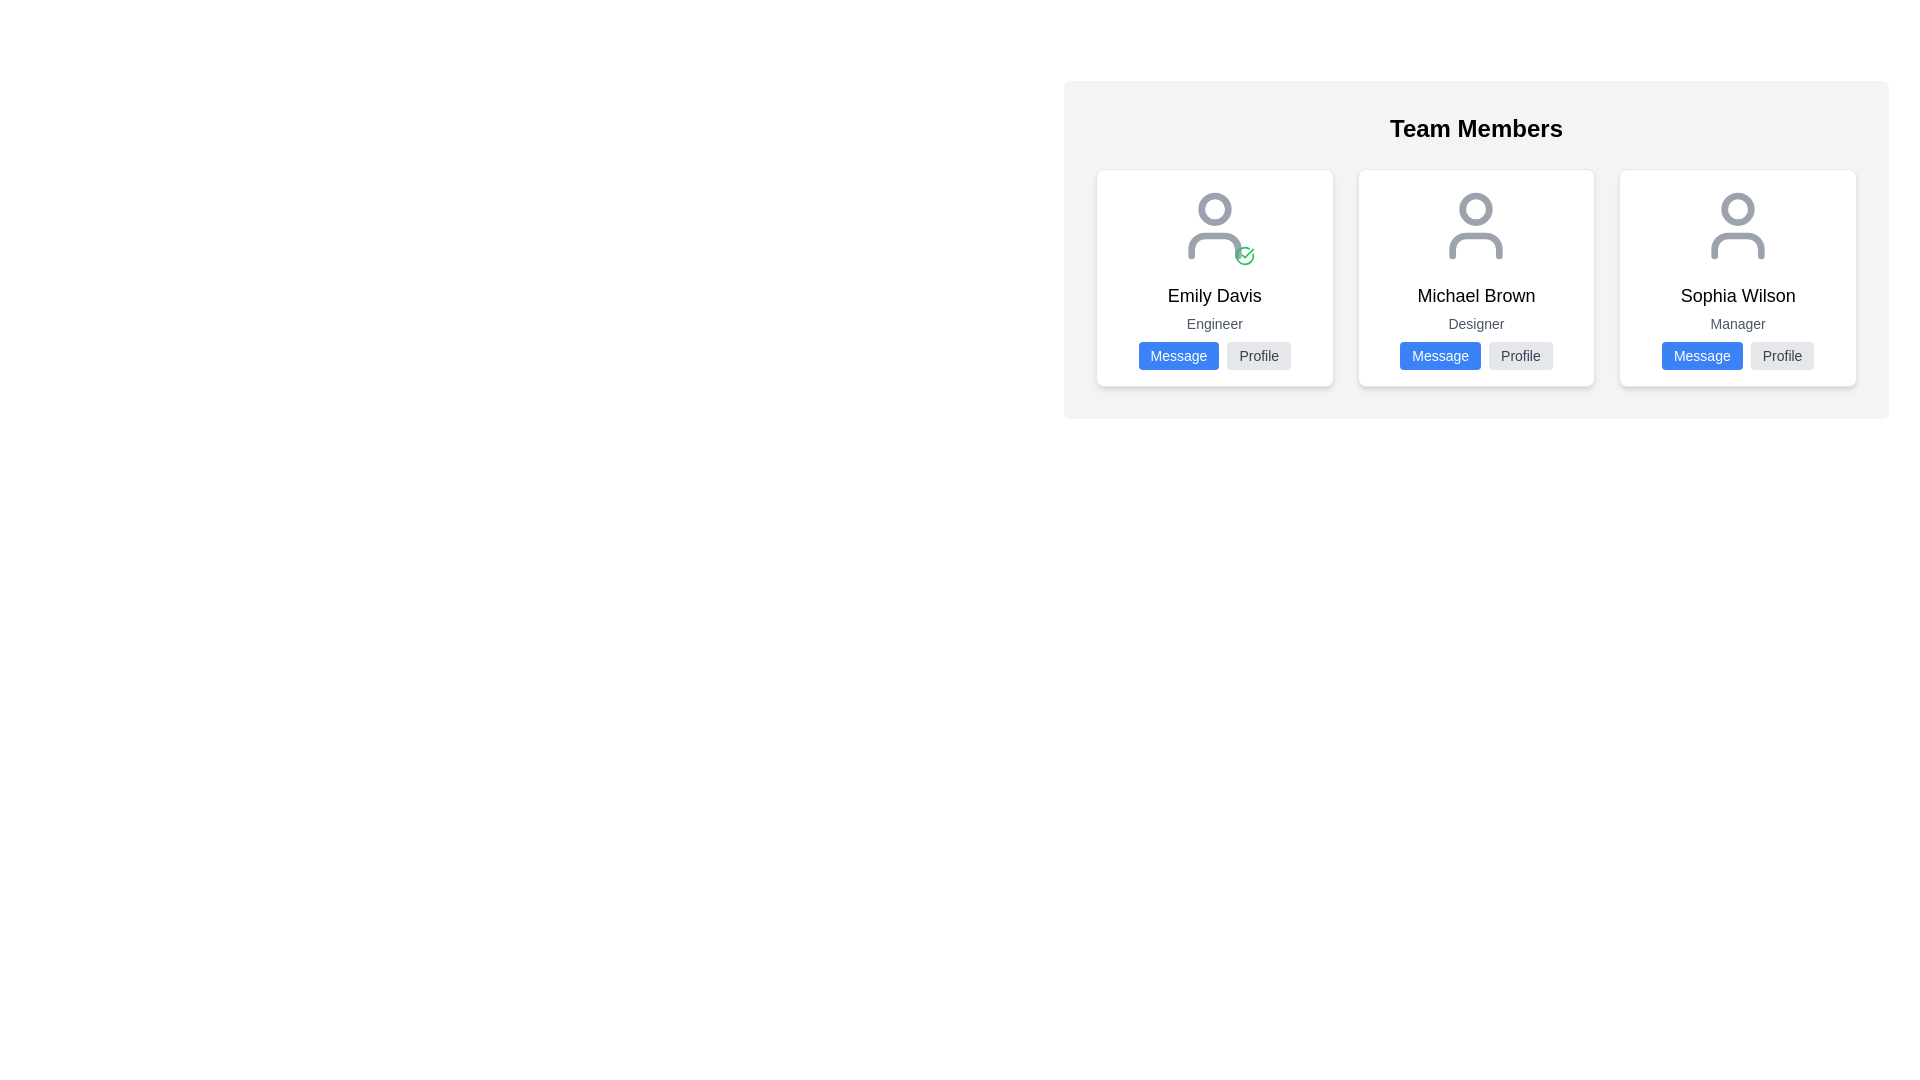  What do you see at coordinates (1213, 296) in the screenshot?
I see `the text element that displays the name of the individual, located in the center column of the team members layout, positioned between the user avatar and the role title 'Engineer'` at bounding box center [1213, 296].